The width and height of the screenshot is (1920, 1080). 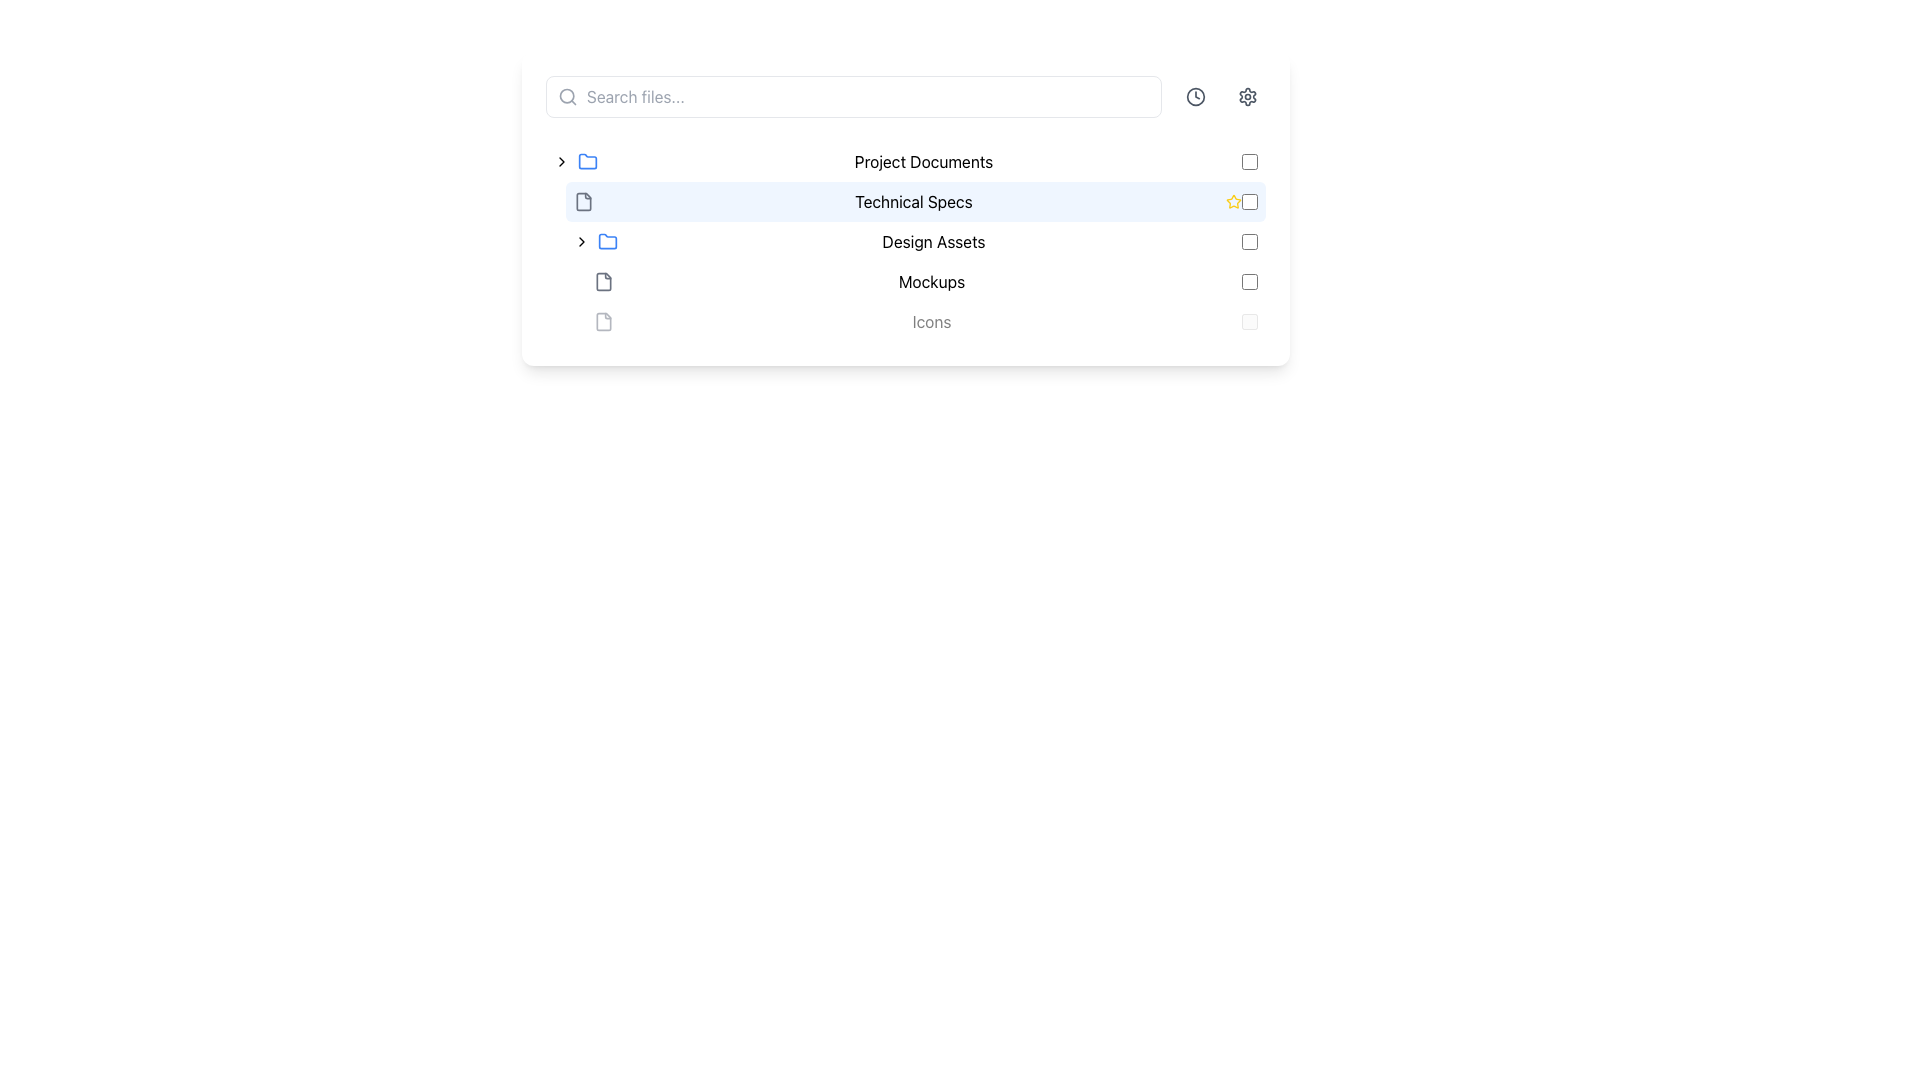 I want to click on the icon representing a file, located to the left of the text 'Mockups', so click(x=603, y=281).